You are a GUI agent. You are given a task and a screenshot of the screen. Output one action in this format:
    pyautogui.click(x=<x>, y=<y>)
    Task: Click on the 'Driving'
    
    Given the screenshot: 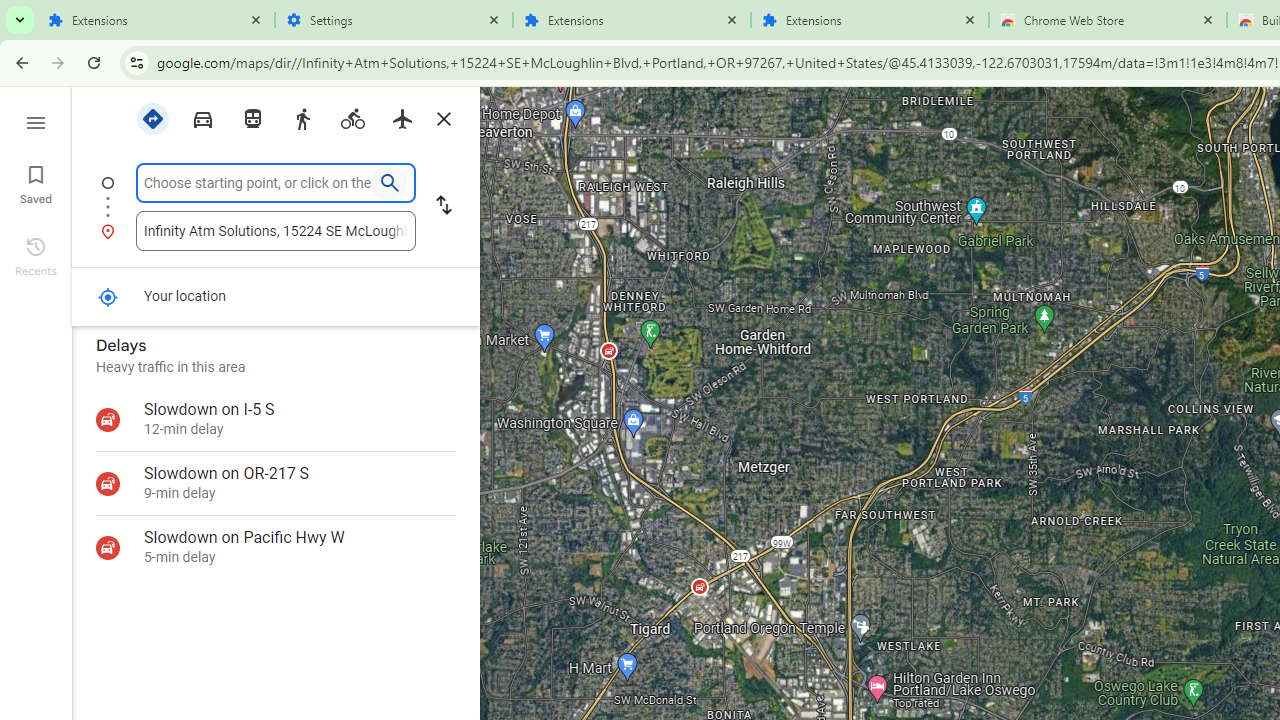 What is the action you would take?
    pyautogui.click(x=202, y=119)
    